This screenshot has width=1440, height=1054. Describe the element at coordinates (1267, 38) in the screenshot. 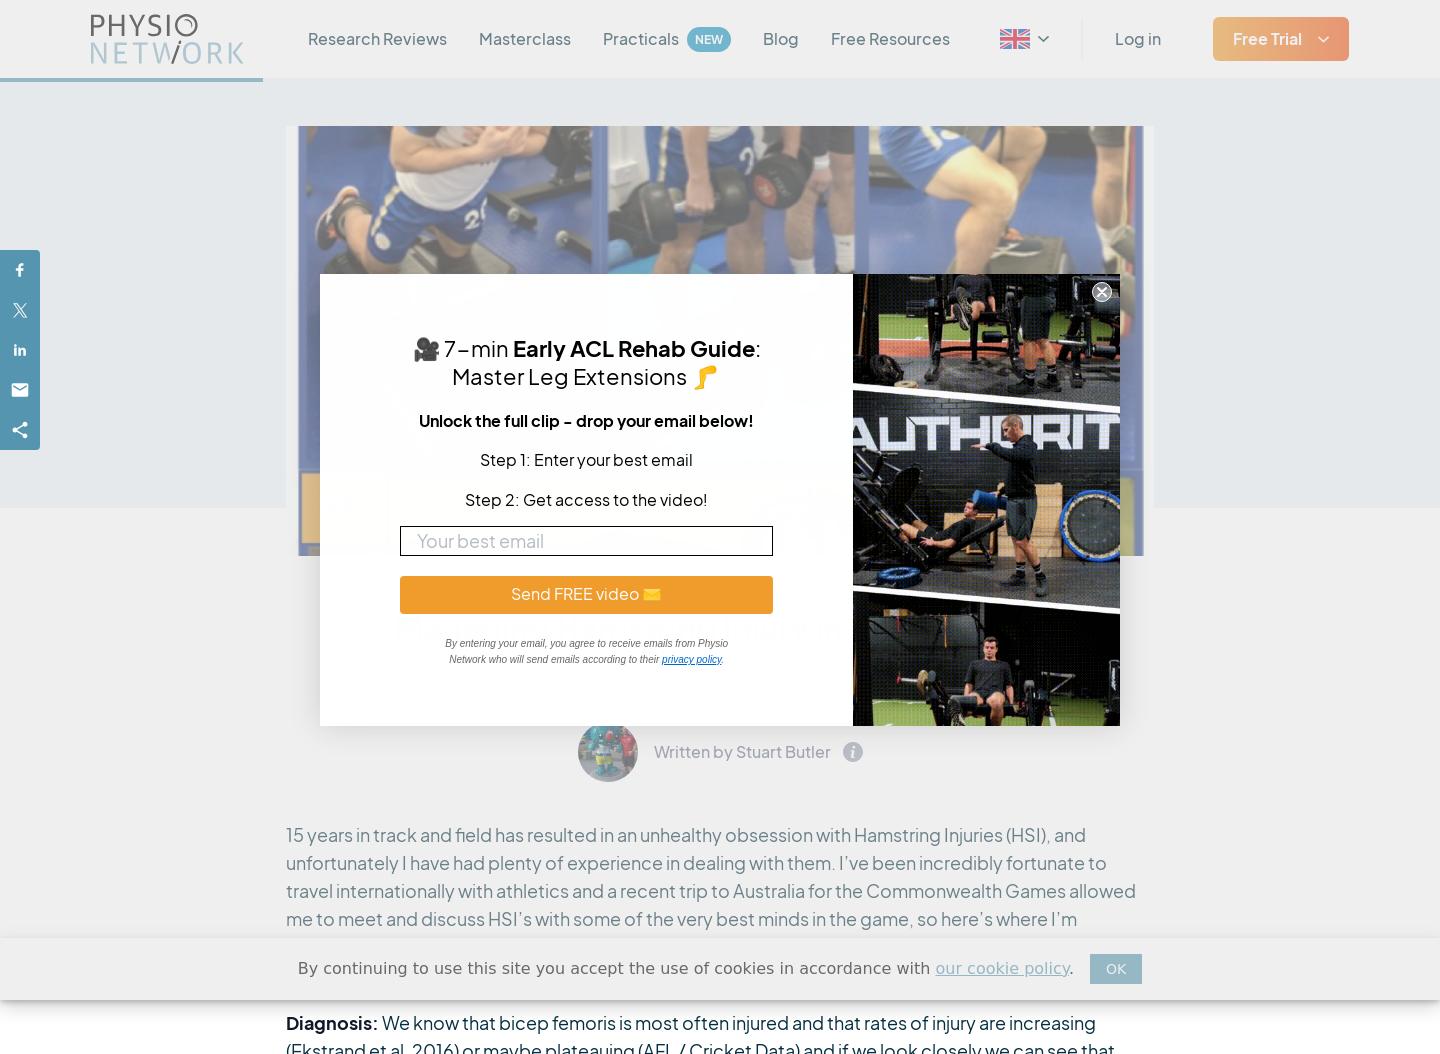

I see `'Free Trial'` at that location.